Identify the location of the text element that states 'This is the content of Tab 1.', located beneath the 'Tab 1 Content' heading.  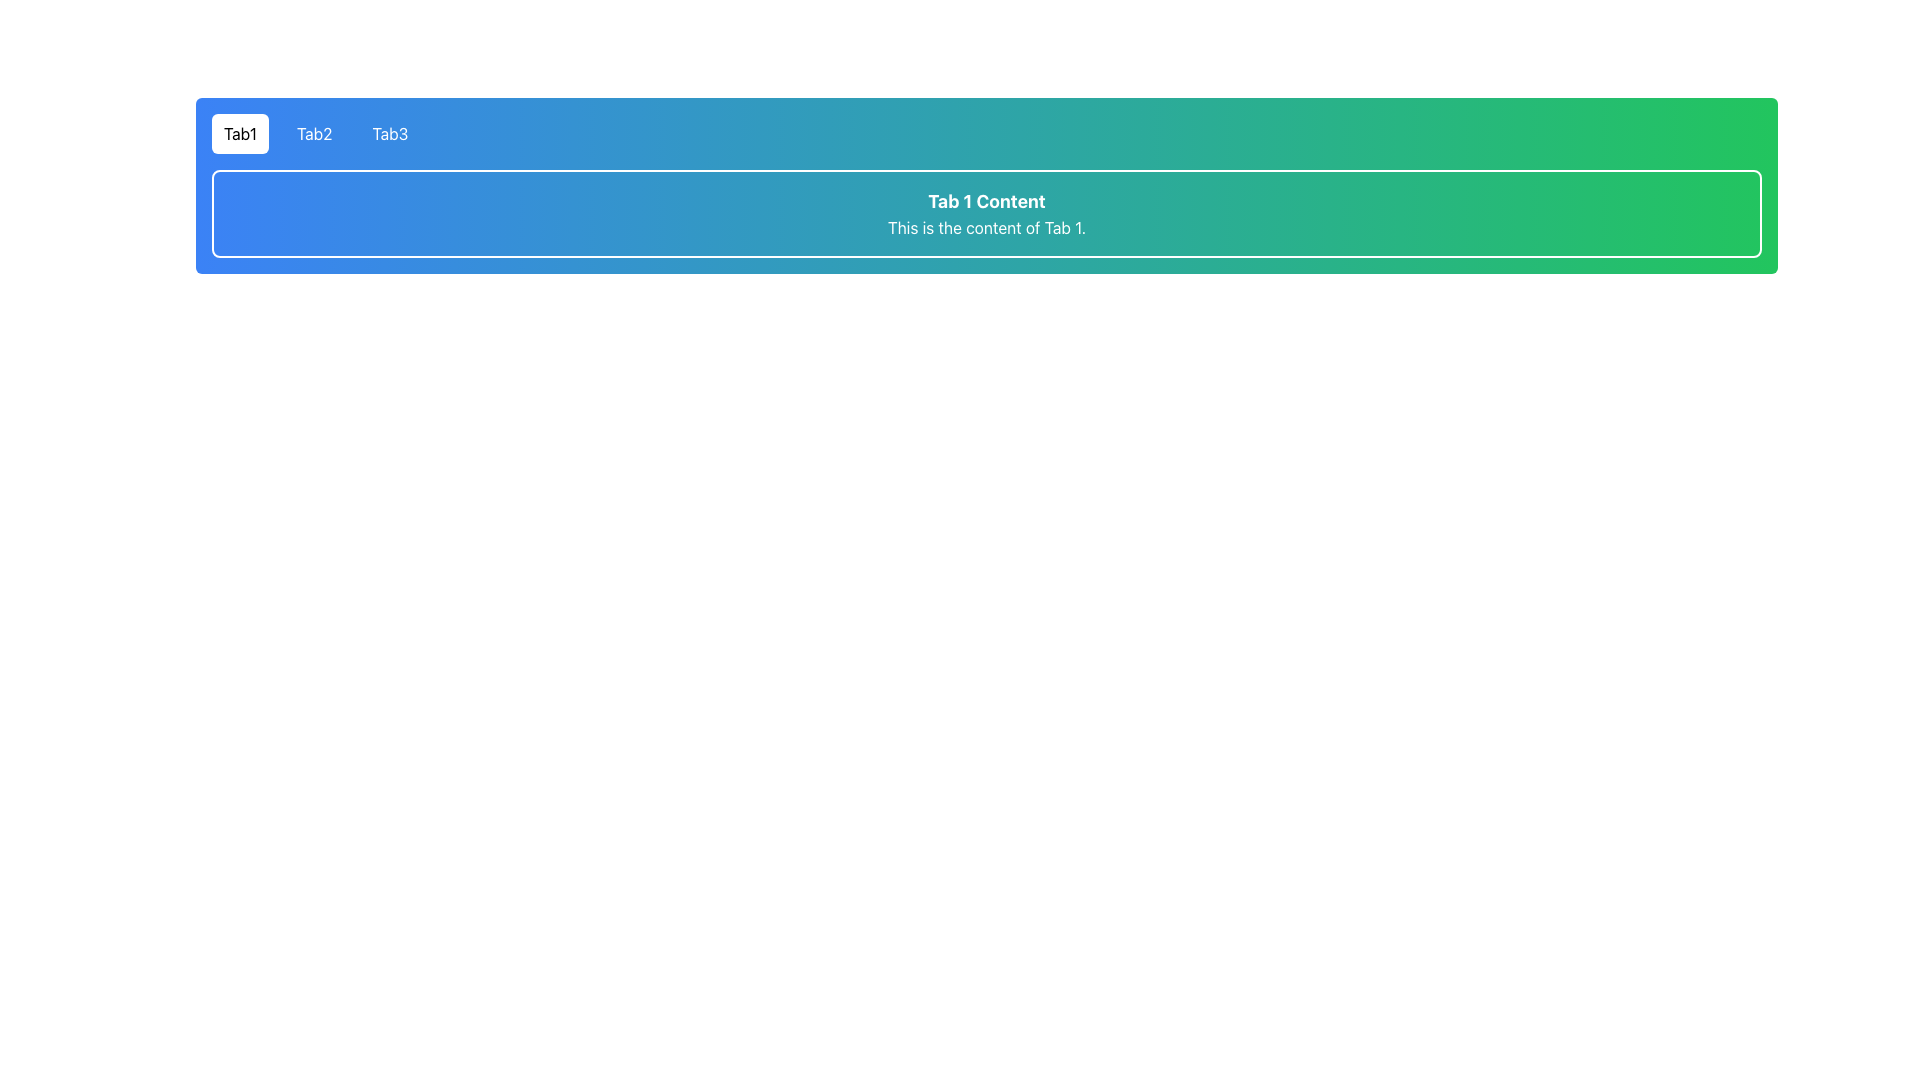
(987, 226).